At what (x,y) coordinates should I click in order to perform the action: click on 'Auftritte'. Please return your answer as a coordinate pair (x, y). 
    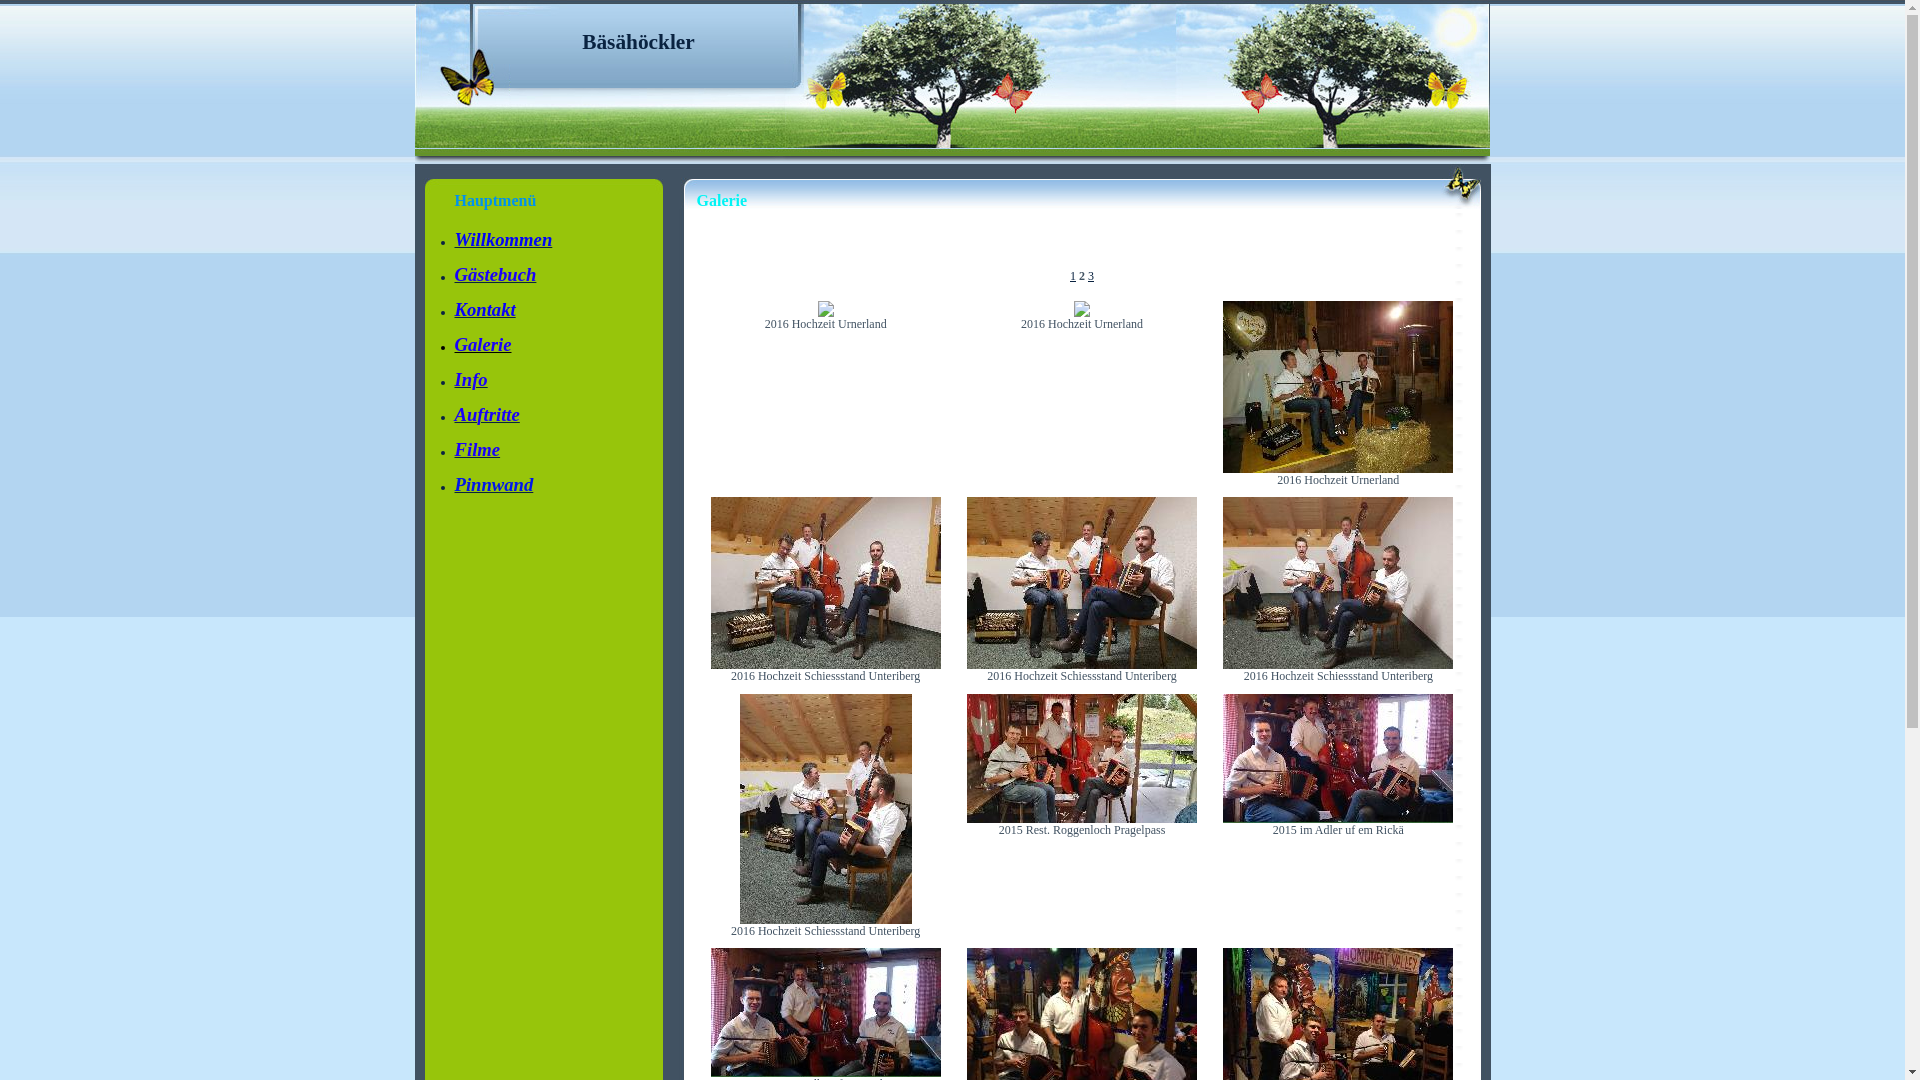
    Looking at the image, I should click on (486, 415).